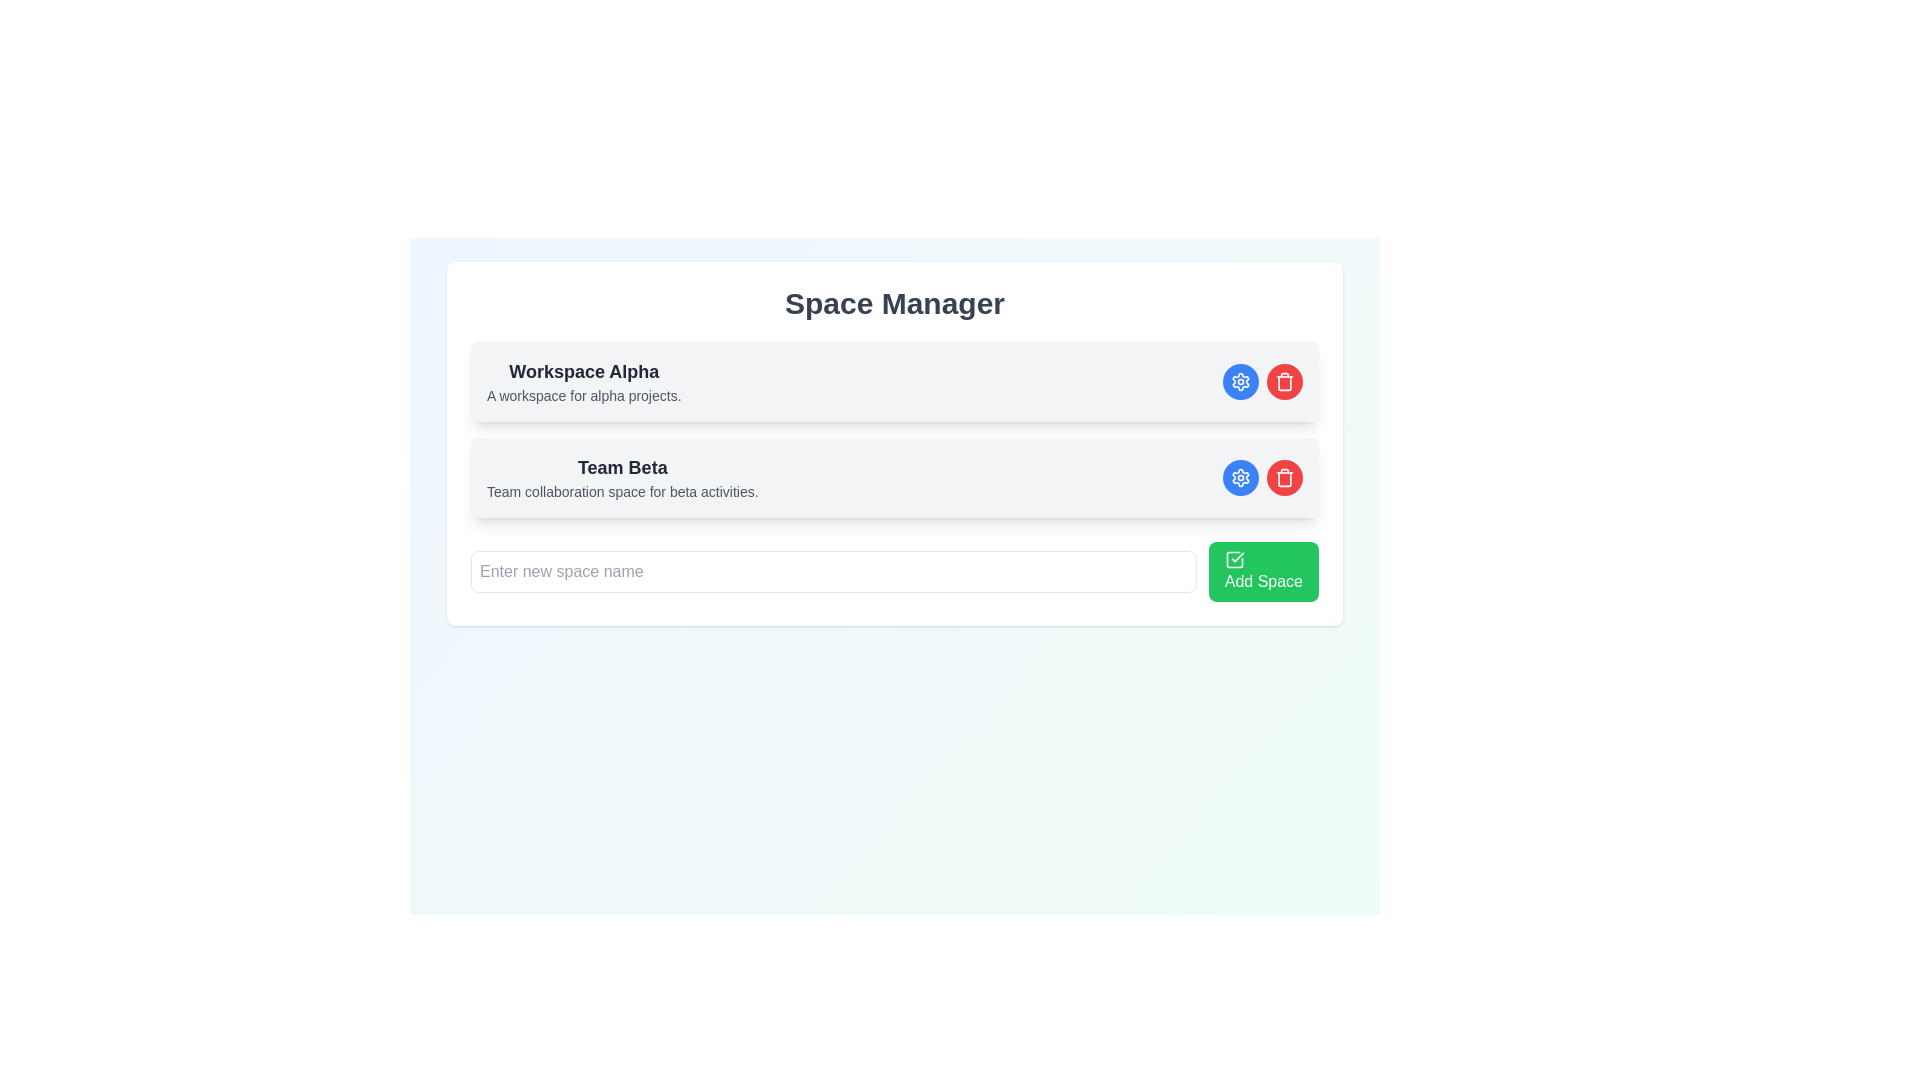 Image resolution: width=1920 pixels, height=1080 pixels. Describe the element at coordinates (1285, 381) in the screenshot. I see `the delete button located to the far right of the horizontal group containing two buttons, specifically the second button after the blue settings button, in the 'Workspace Alpha' row` at that location.